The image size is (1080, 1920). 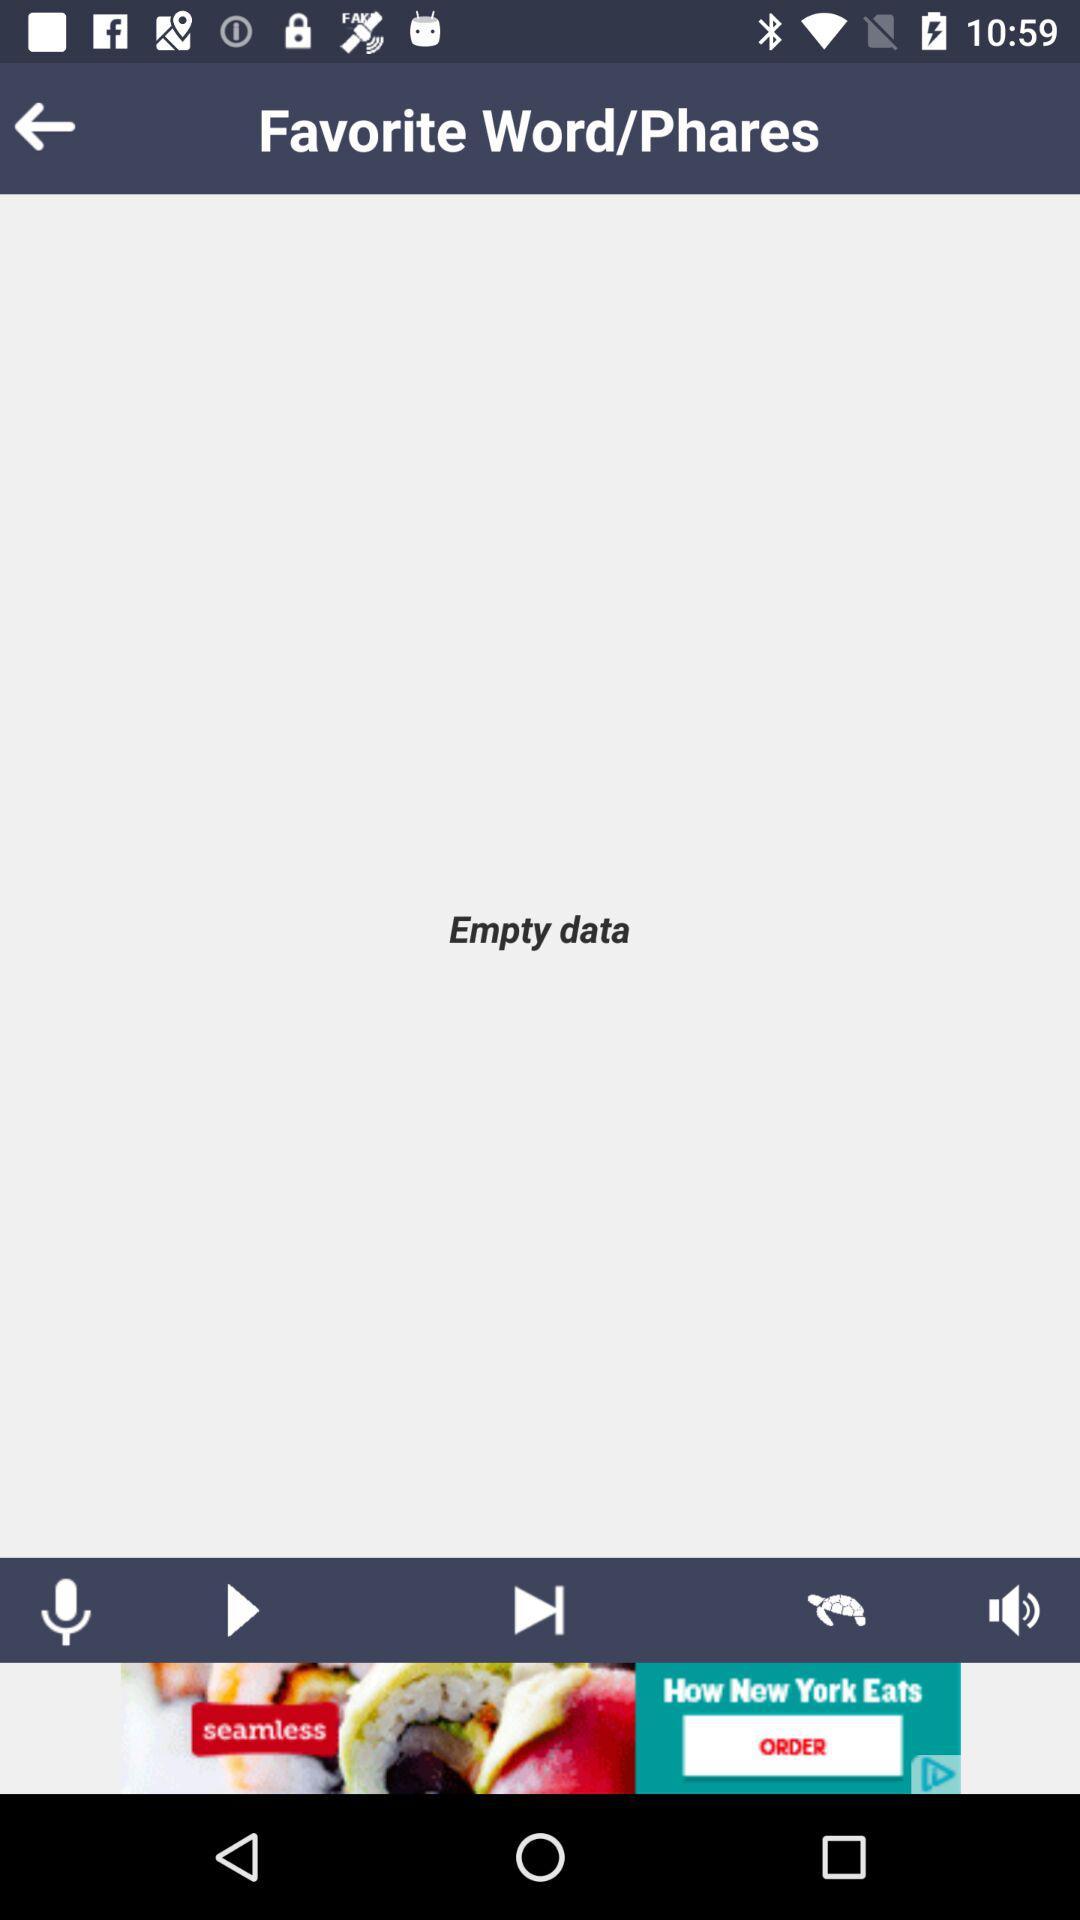 What do you see at coordinates (540, 1727) in the screenshot?
I see `connect to link` at bounding box center [540, 1727].